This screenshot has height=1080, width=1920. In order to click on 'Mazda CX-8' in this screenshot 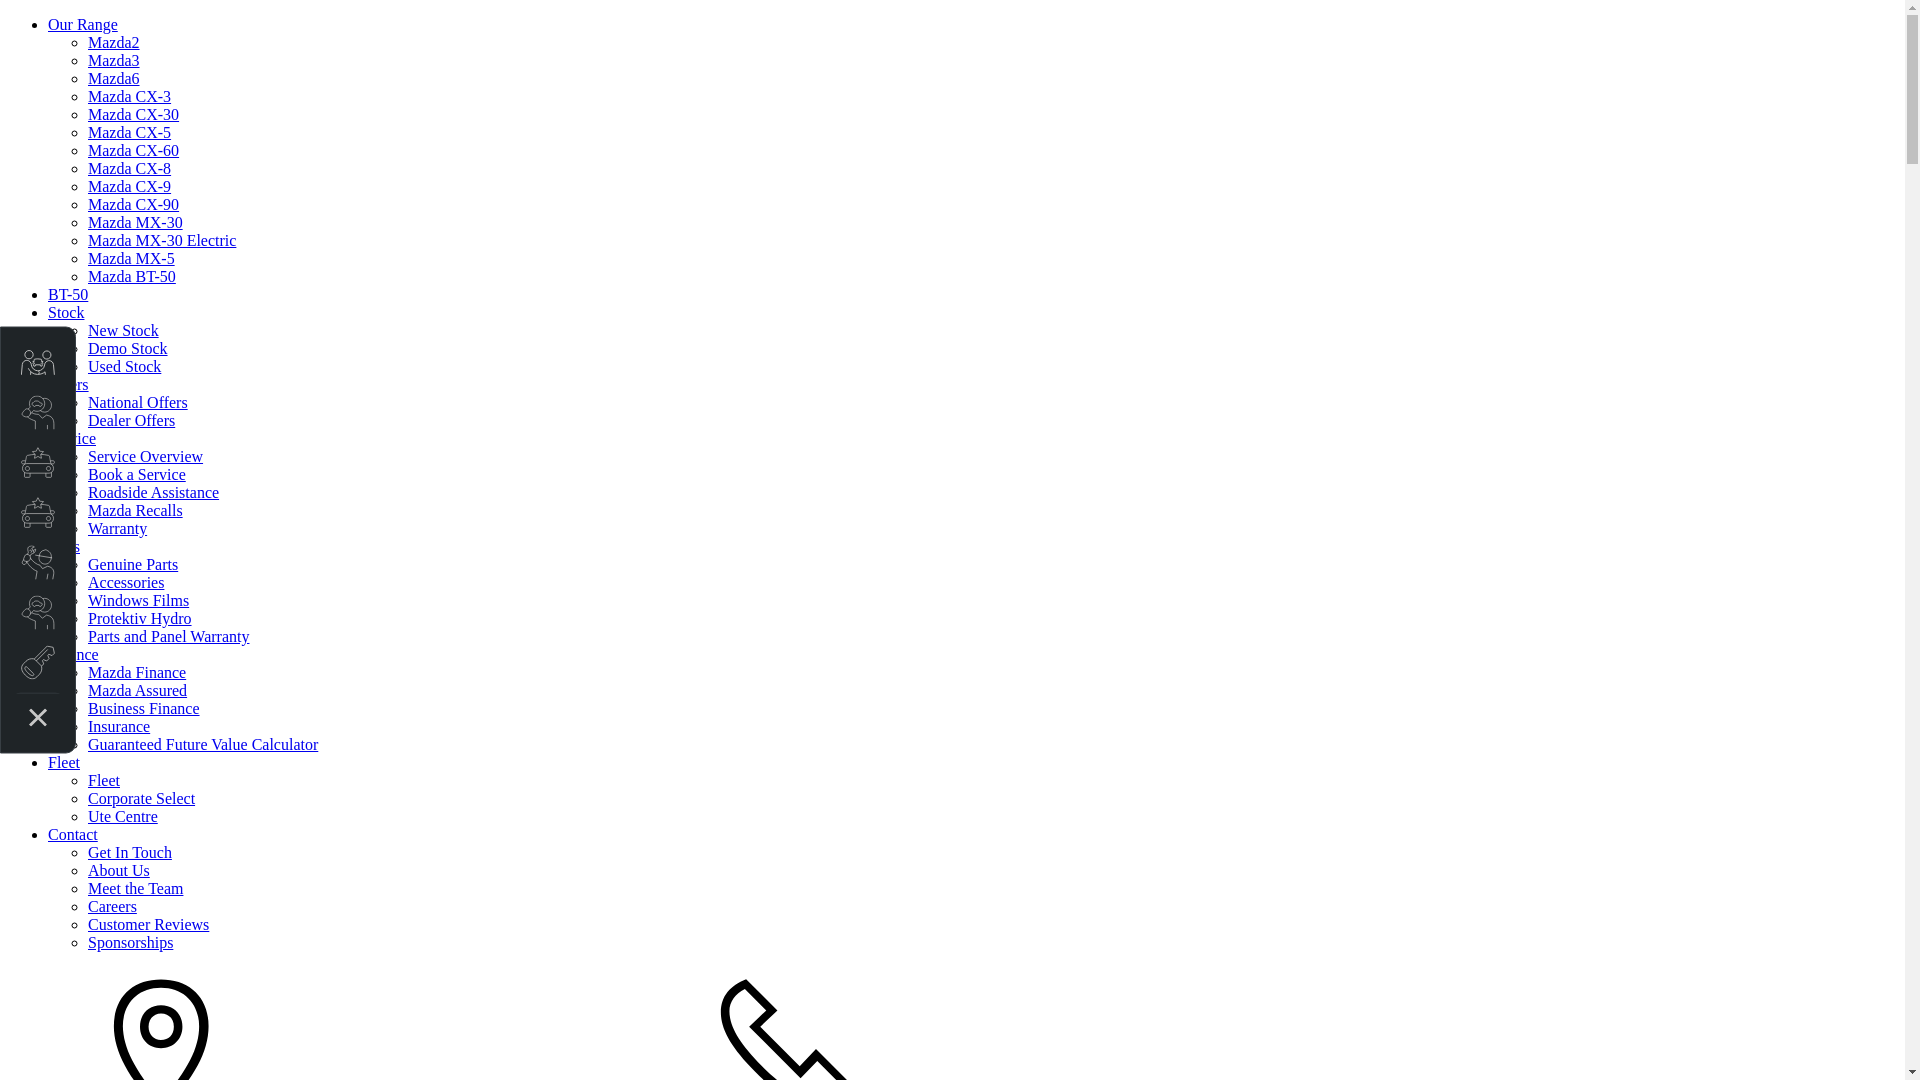, I will do `click(128, 167)`.